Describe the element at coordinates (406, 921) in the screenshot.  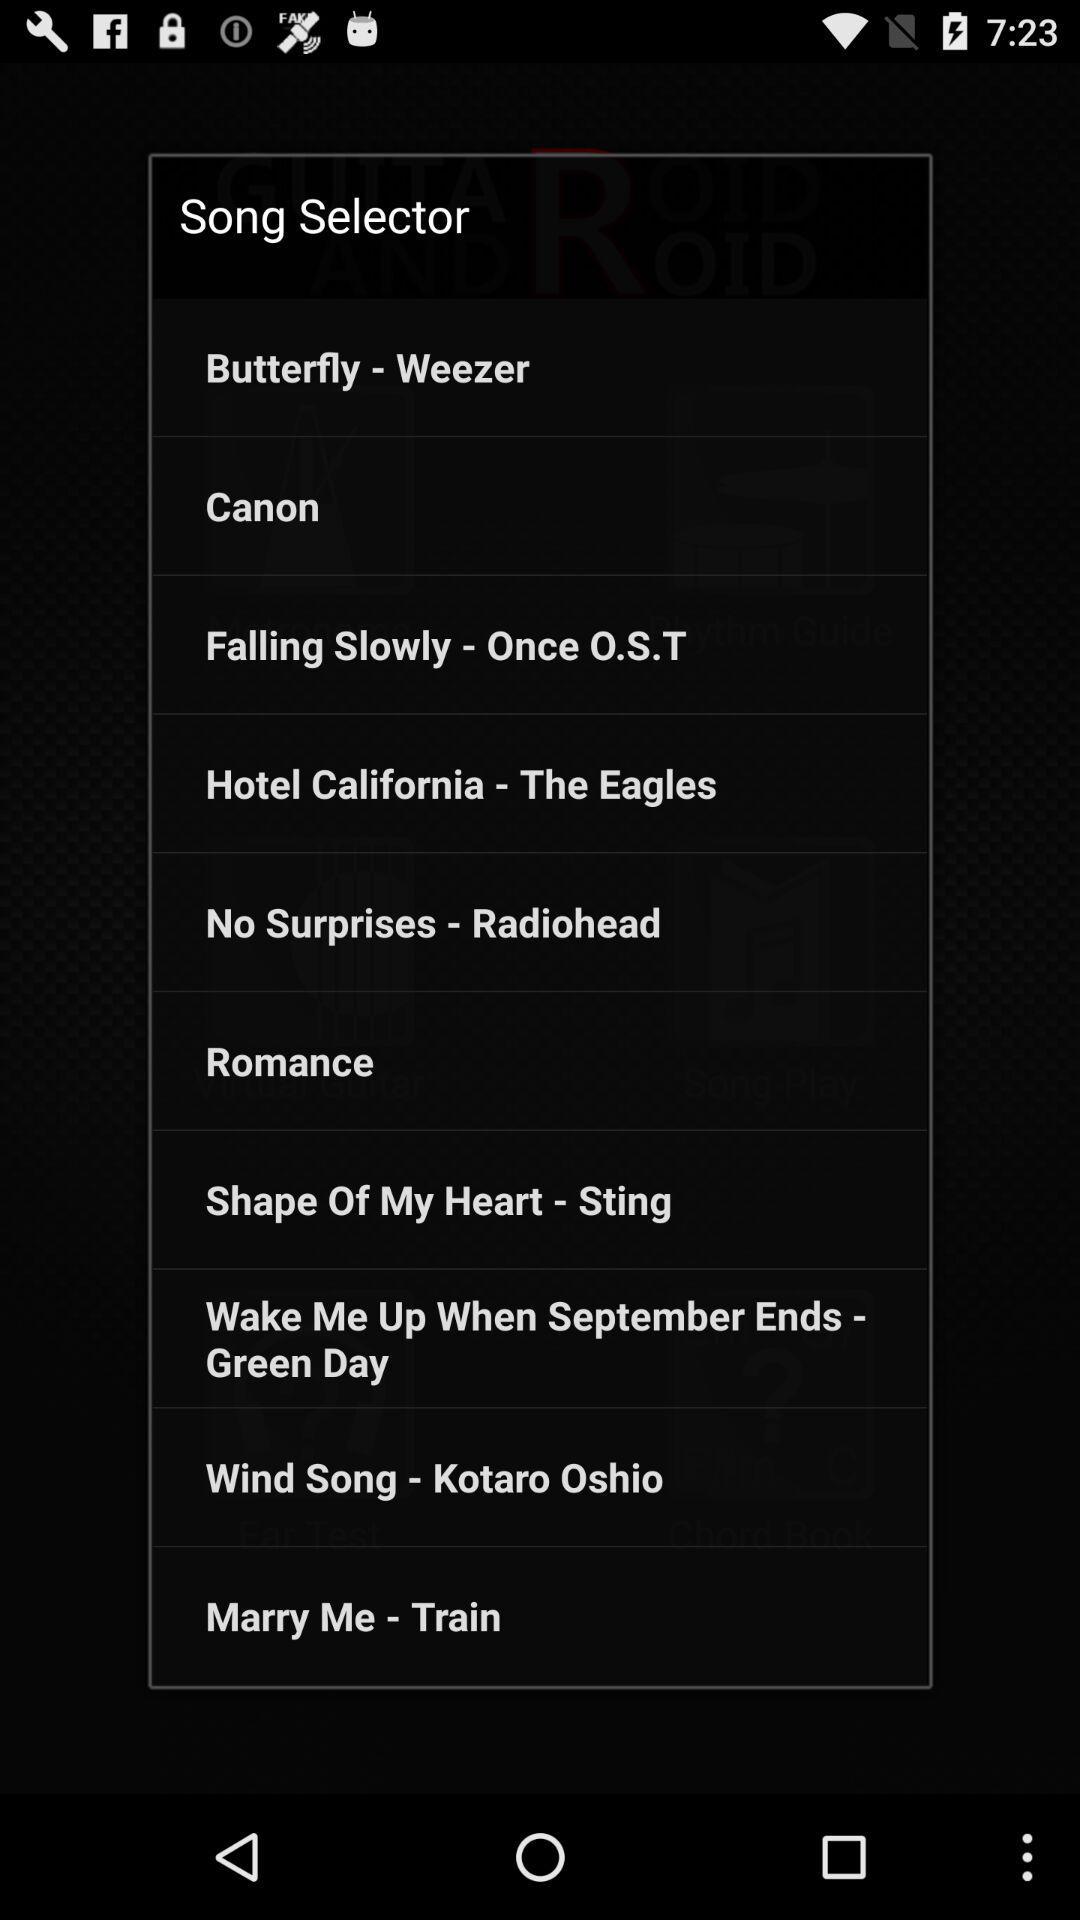
I see `no surprises - radiohead` at that location.